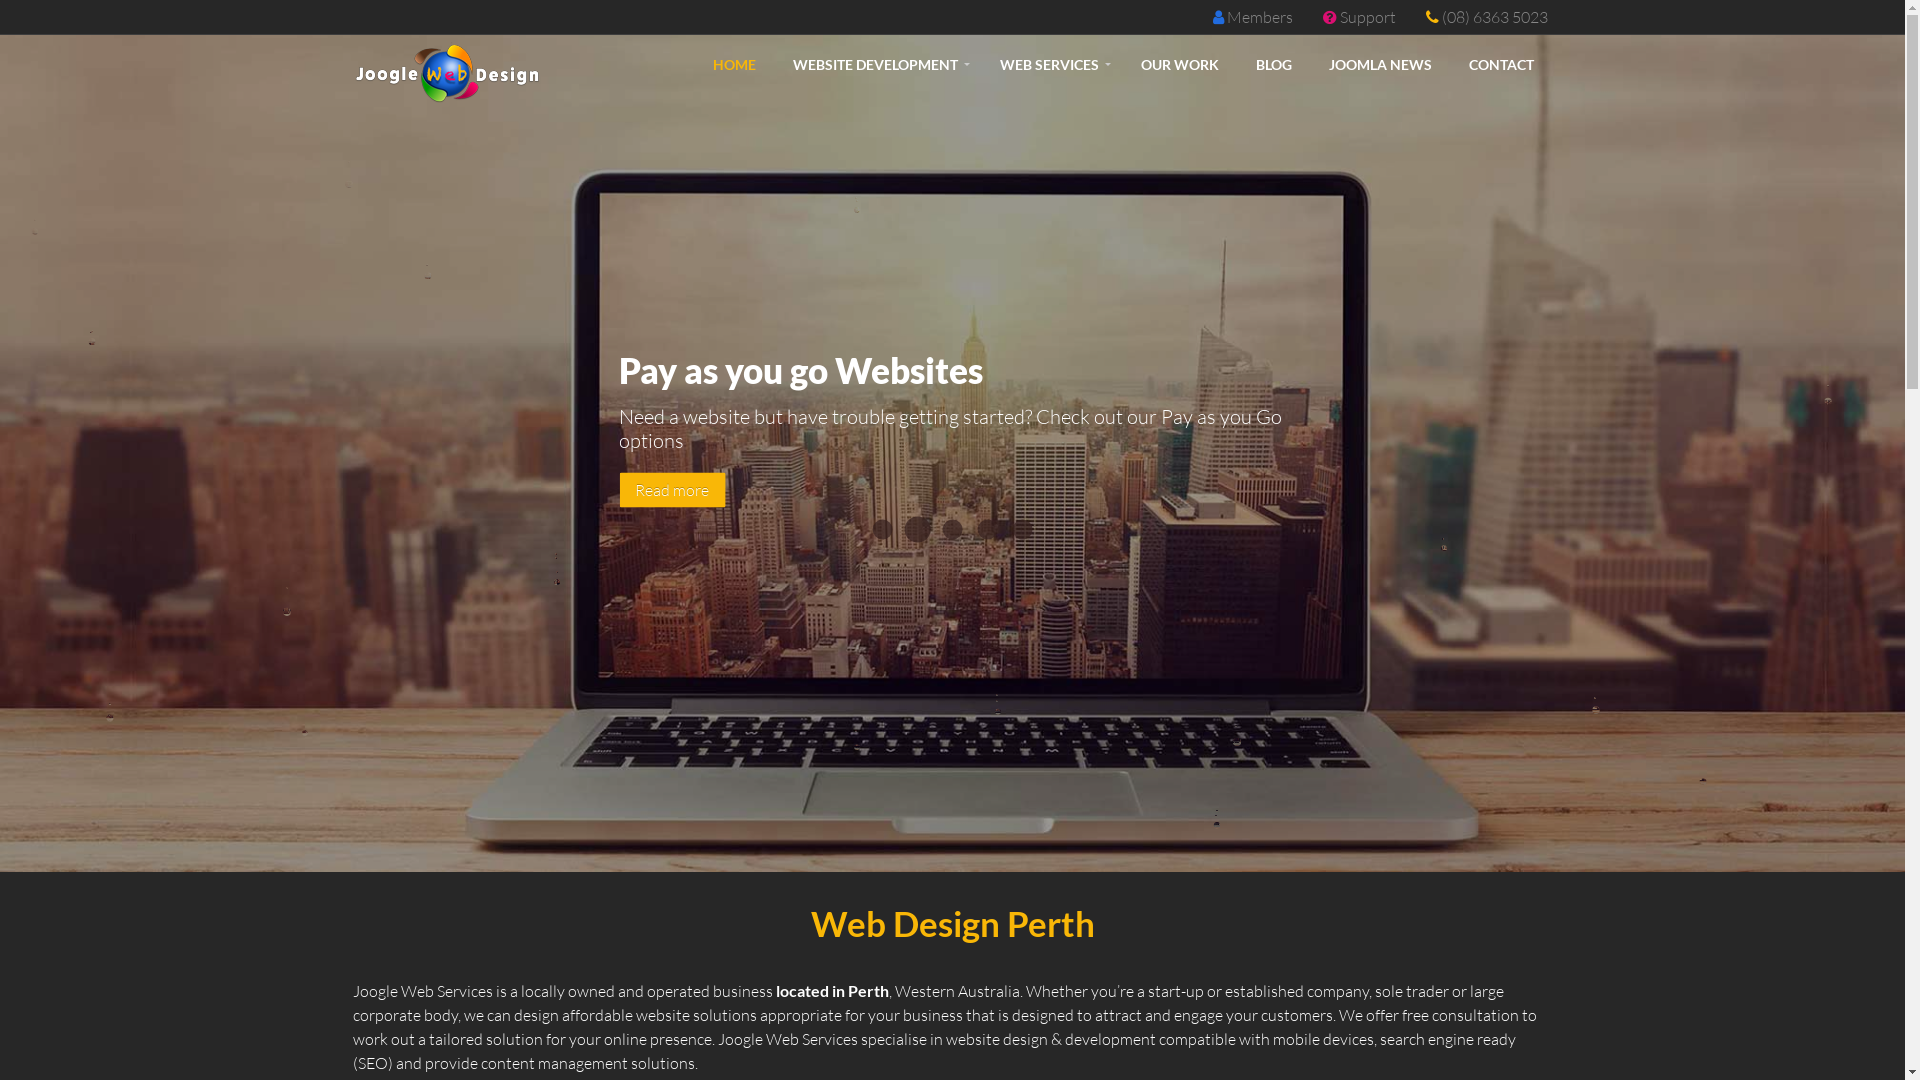 This screenshot has width=1920, height=1080. What do you see at coordinates (881, 527) in the screenshot?
I see `'Data Privacy Assessments'` at bounding box center [881, 527].